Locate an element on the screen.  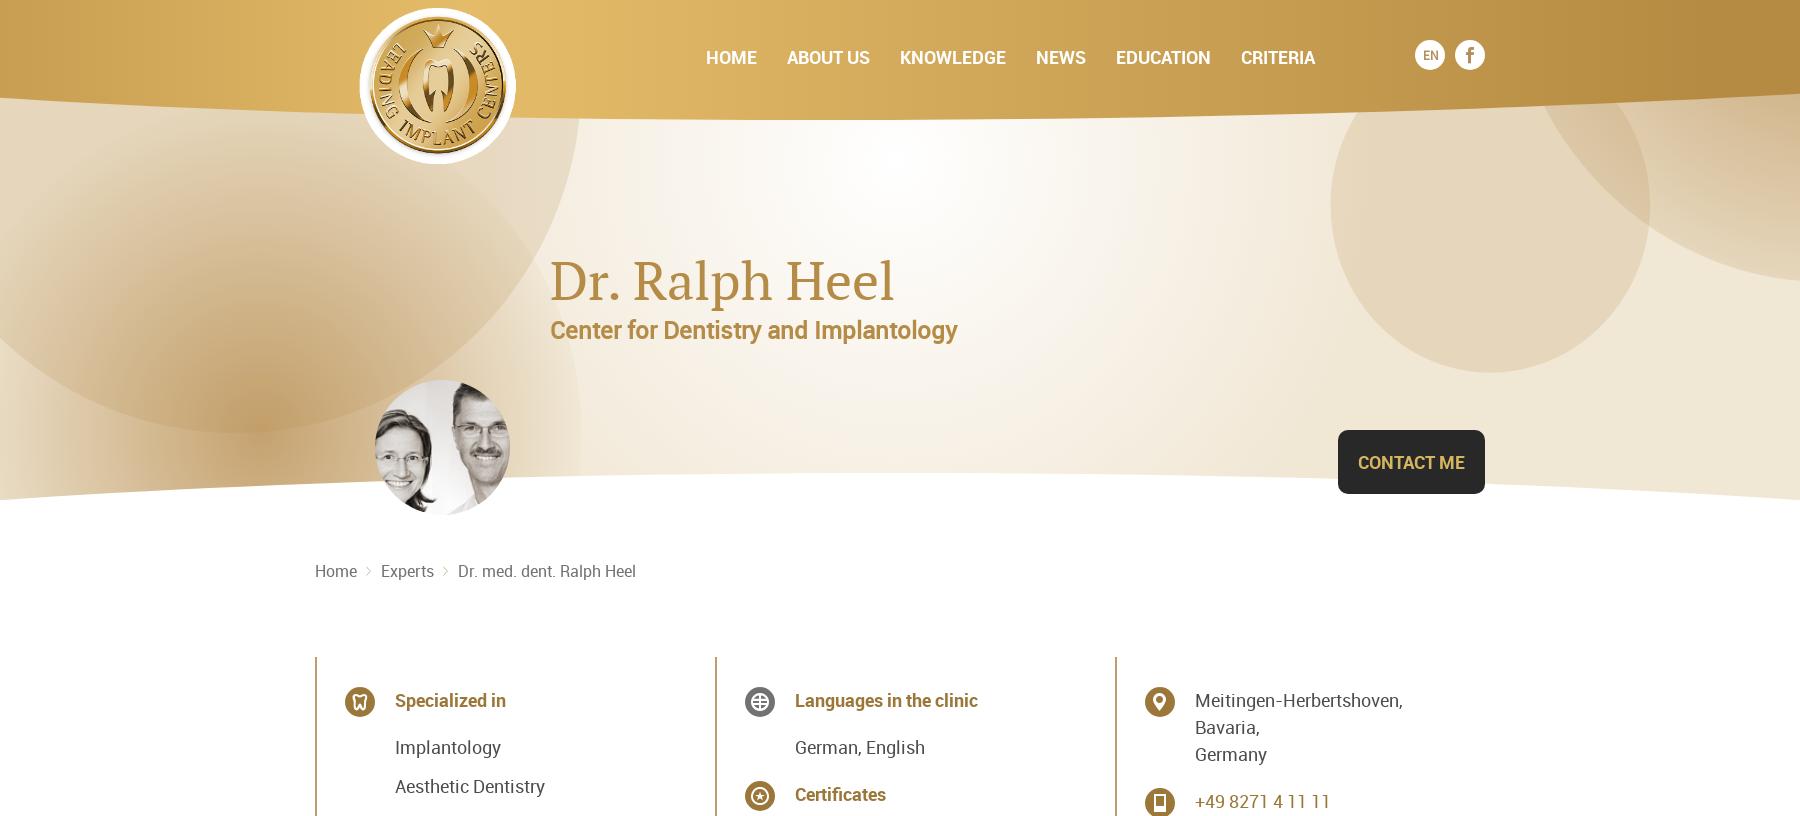
'Meitingen-Herbertshoven,' is located at coordinates (1297, 698).